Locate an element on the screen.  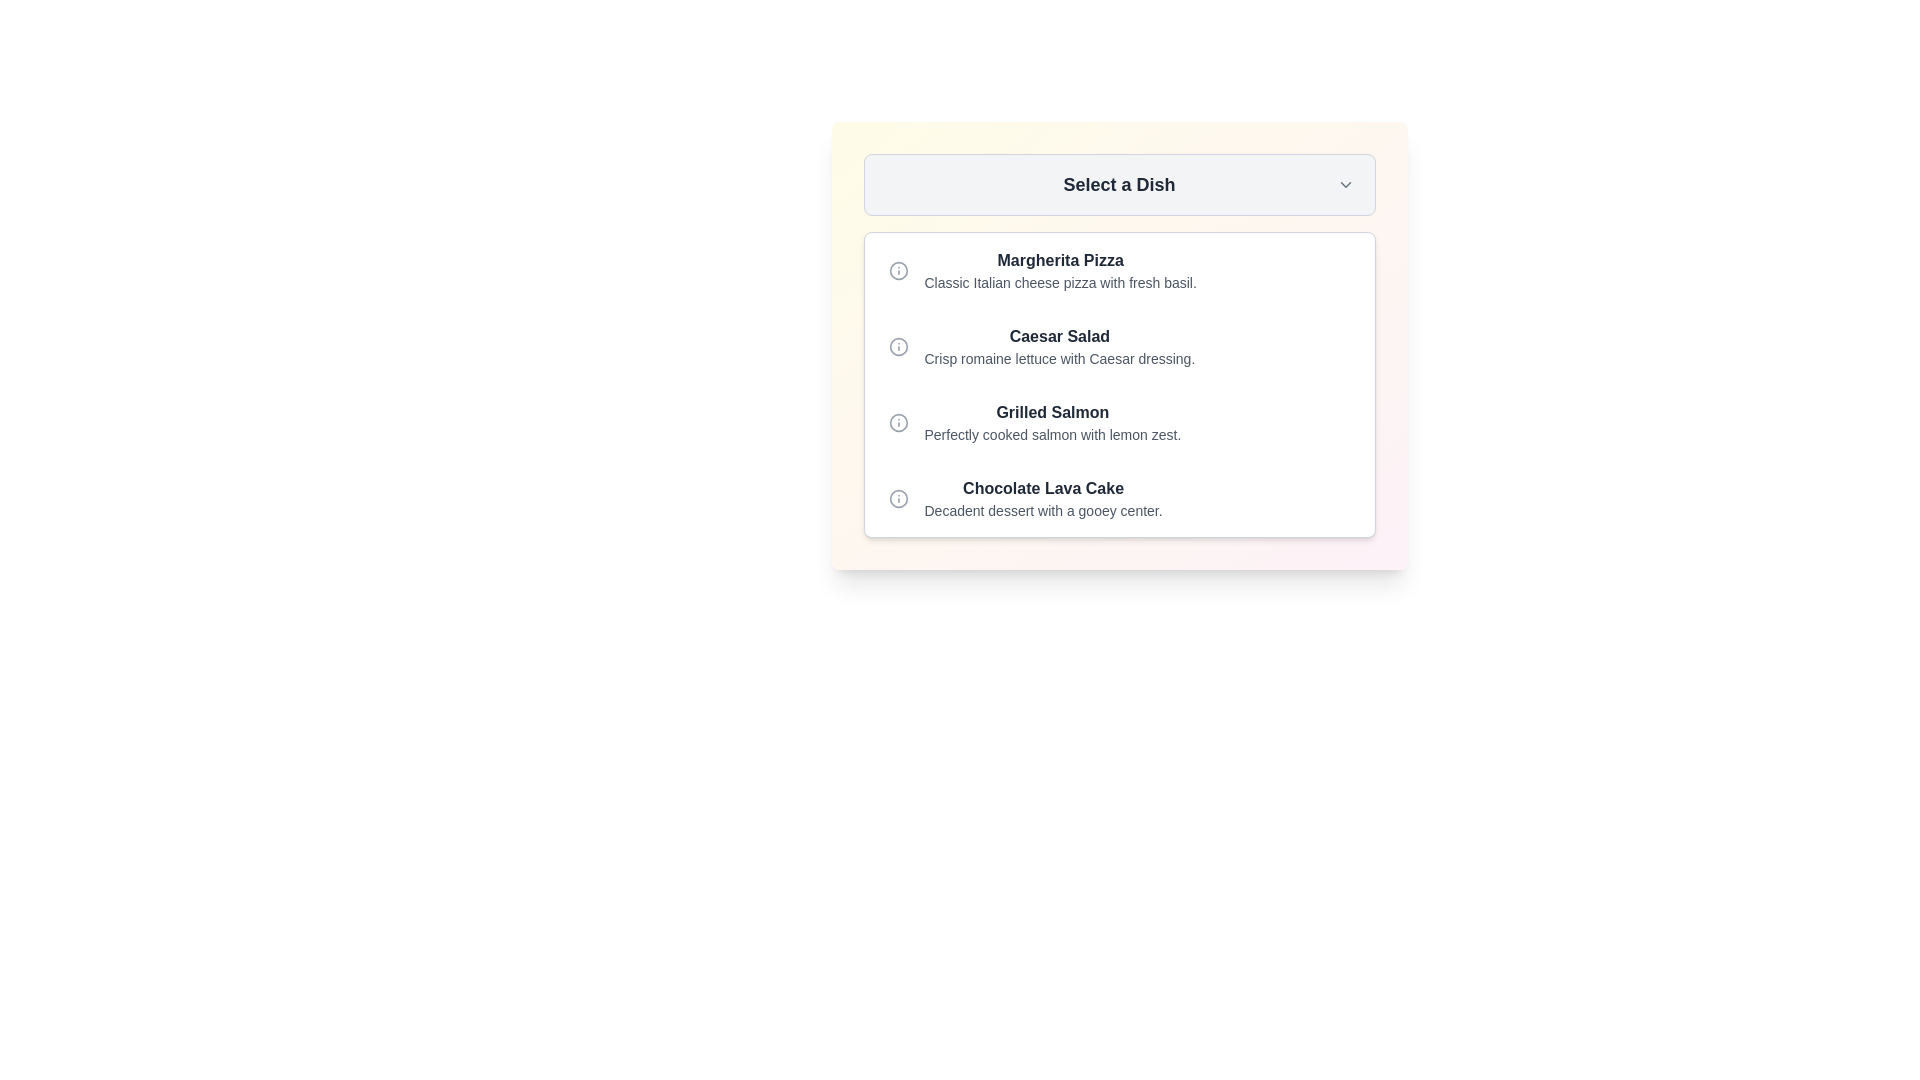
the text label 'Crisp romaine lettuce with Caesar dressing.' which is the second option in the menu under 'Select a Dish' is located at coordinates (1058, 346).